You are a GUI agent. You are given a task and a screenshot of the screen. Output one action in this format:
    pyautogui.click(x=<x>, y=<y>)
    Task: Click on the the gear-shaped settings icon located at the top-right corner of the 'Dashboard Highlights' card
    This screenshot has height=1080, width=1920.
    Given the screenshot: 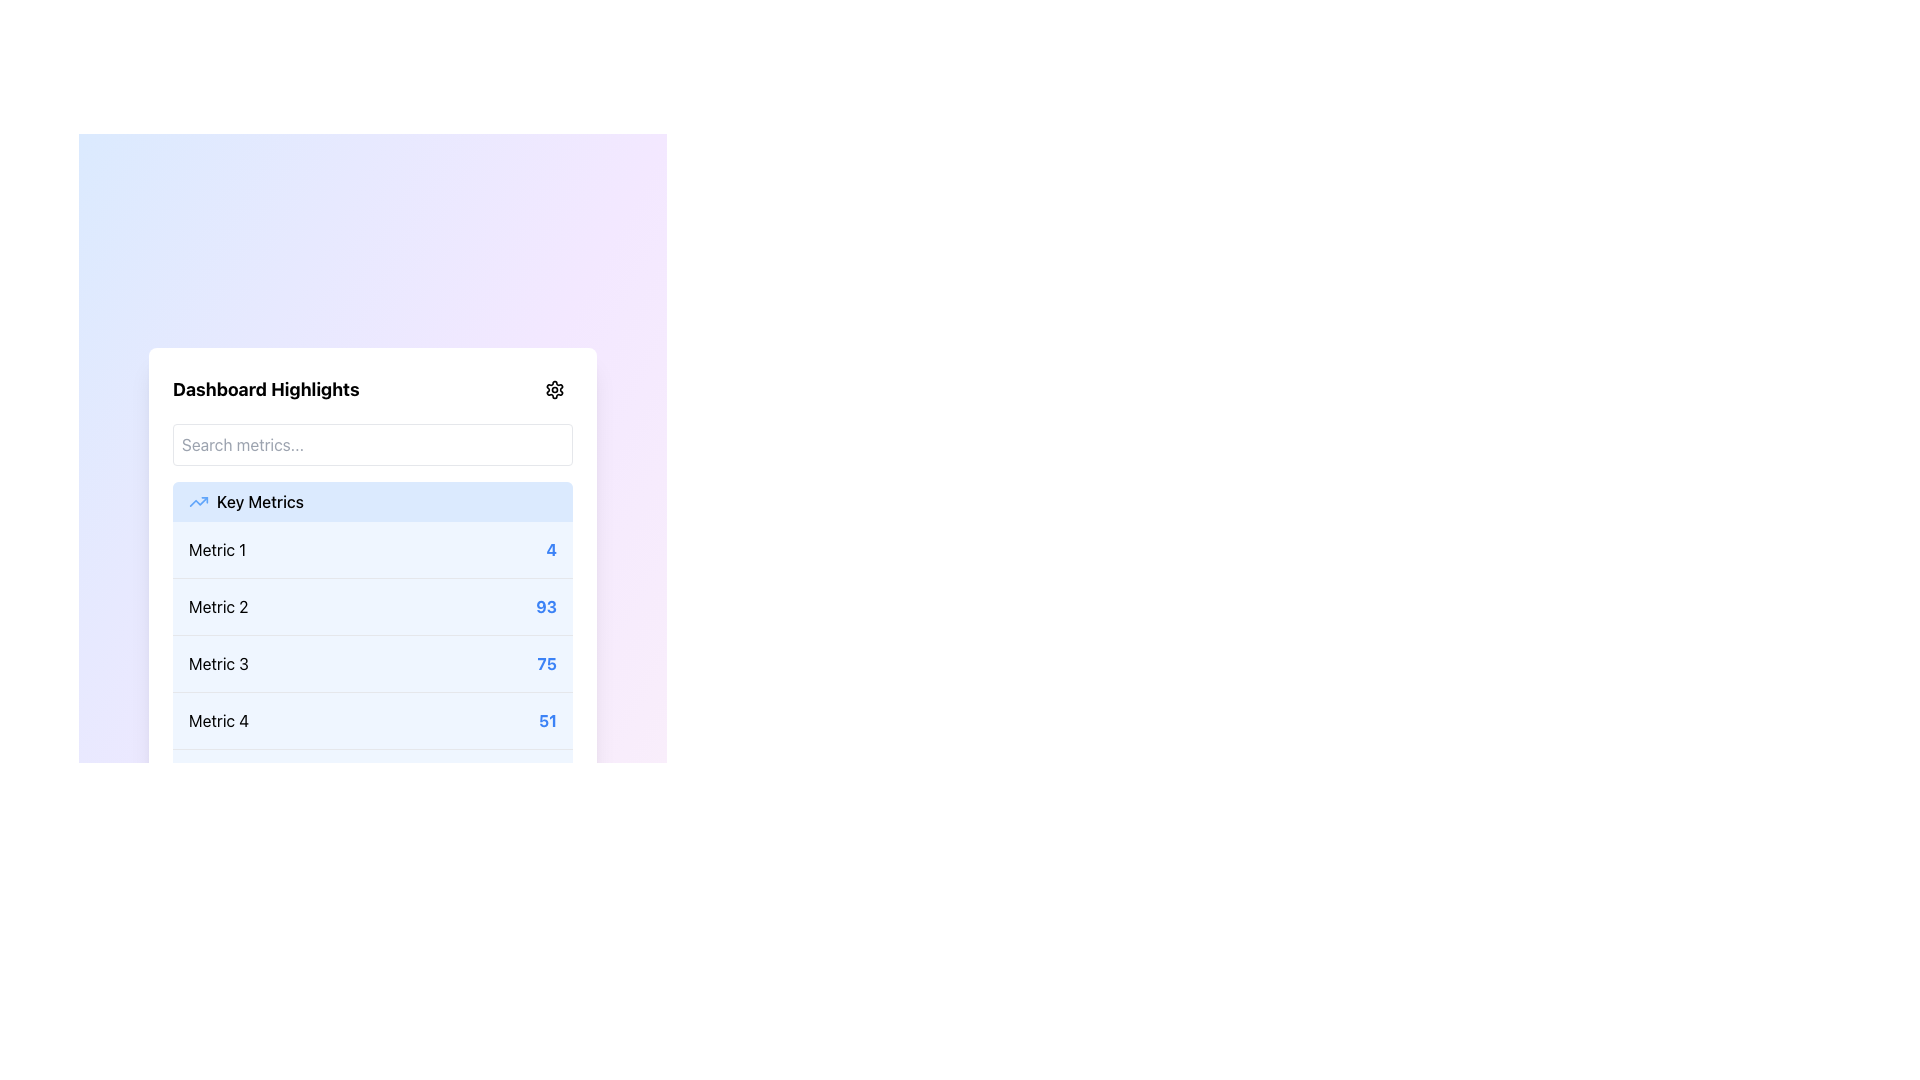 What is the action you would take?
    pyautogui.click(x=555, y=389)
    